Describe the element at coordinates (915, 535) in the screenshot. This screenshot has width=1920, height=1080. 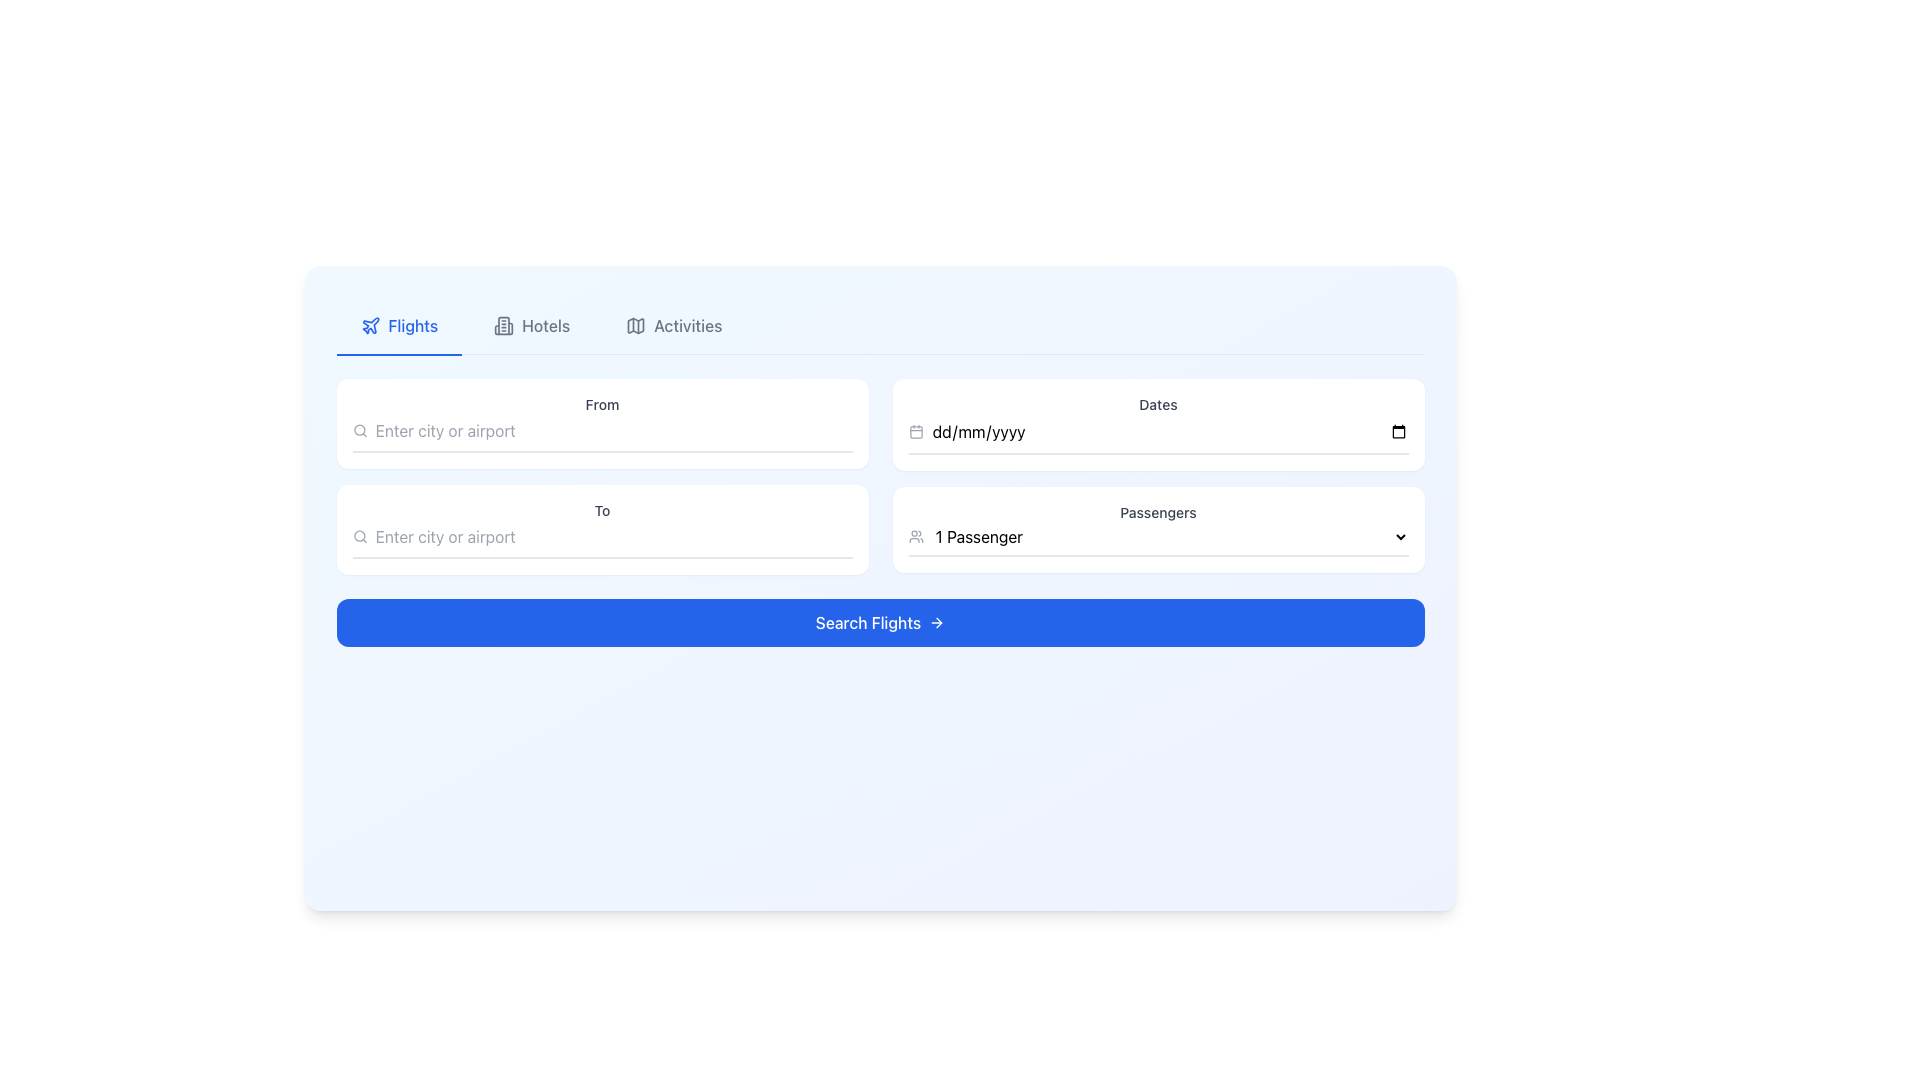
I see `the user icon located in the 'Passengers' section of the form, which represents multiple users and is positioned to the left of the text input displaying '1 Passenger'` at that location.